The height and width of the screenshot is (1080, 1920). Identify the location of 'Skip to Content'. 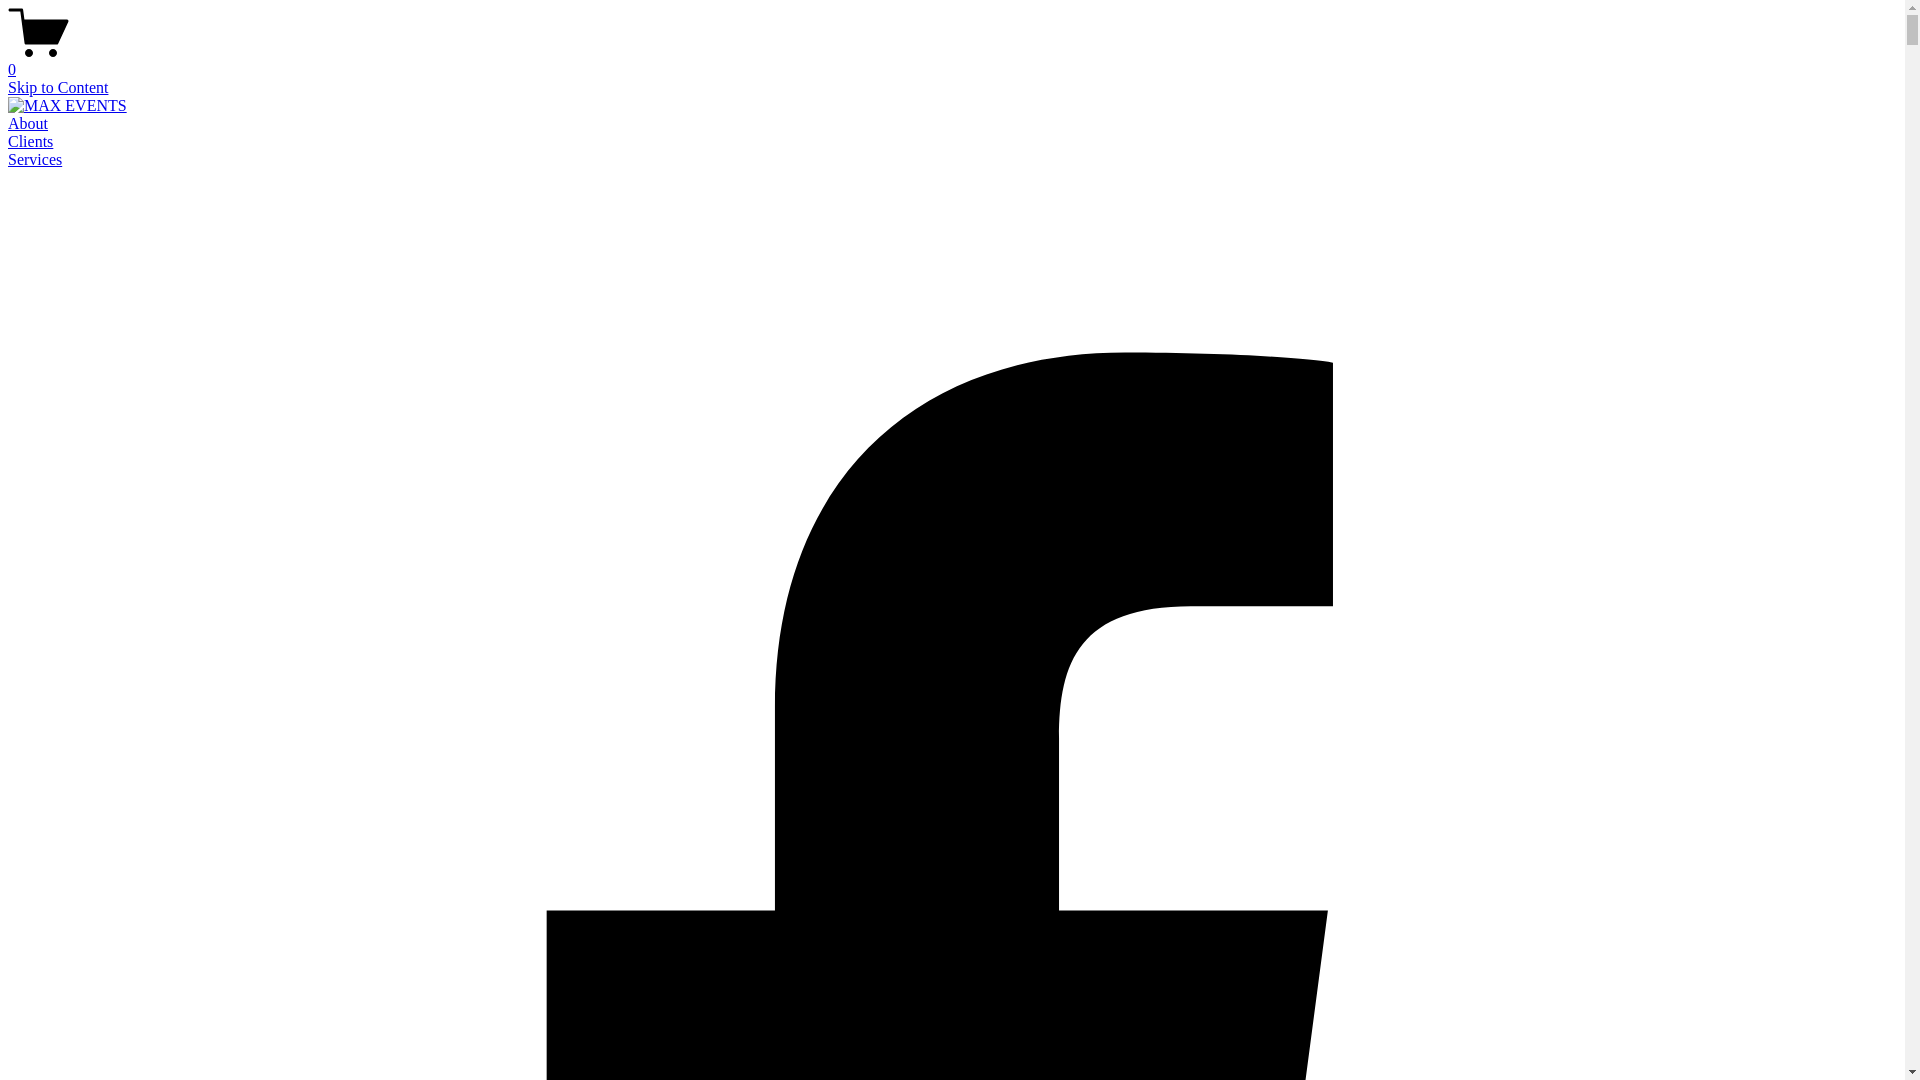
(57, 86).